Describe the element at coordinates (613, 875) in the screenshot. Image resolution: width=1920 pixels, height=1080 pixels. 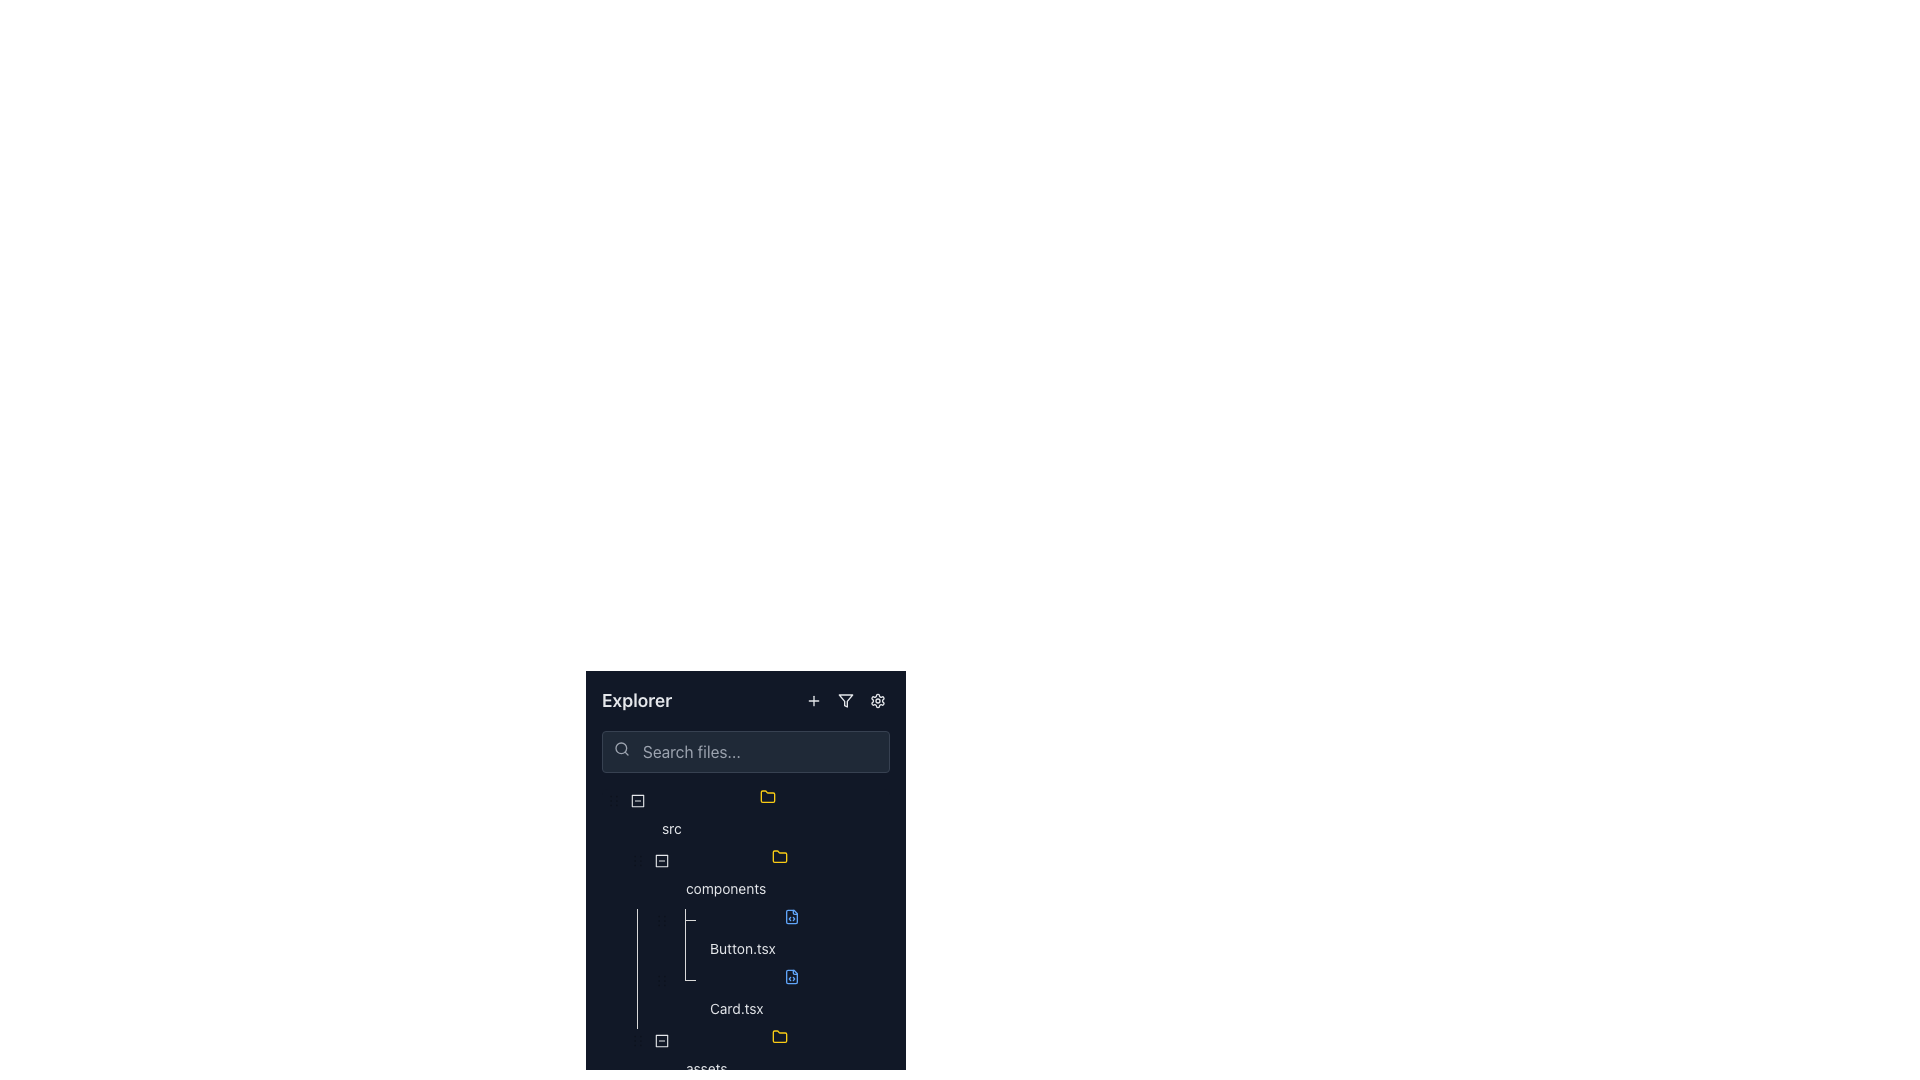
I see `the small vertical indentation or spacer element that visually separates levels in the 'components' tree node of the directory tree structure` at that location.